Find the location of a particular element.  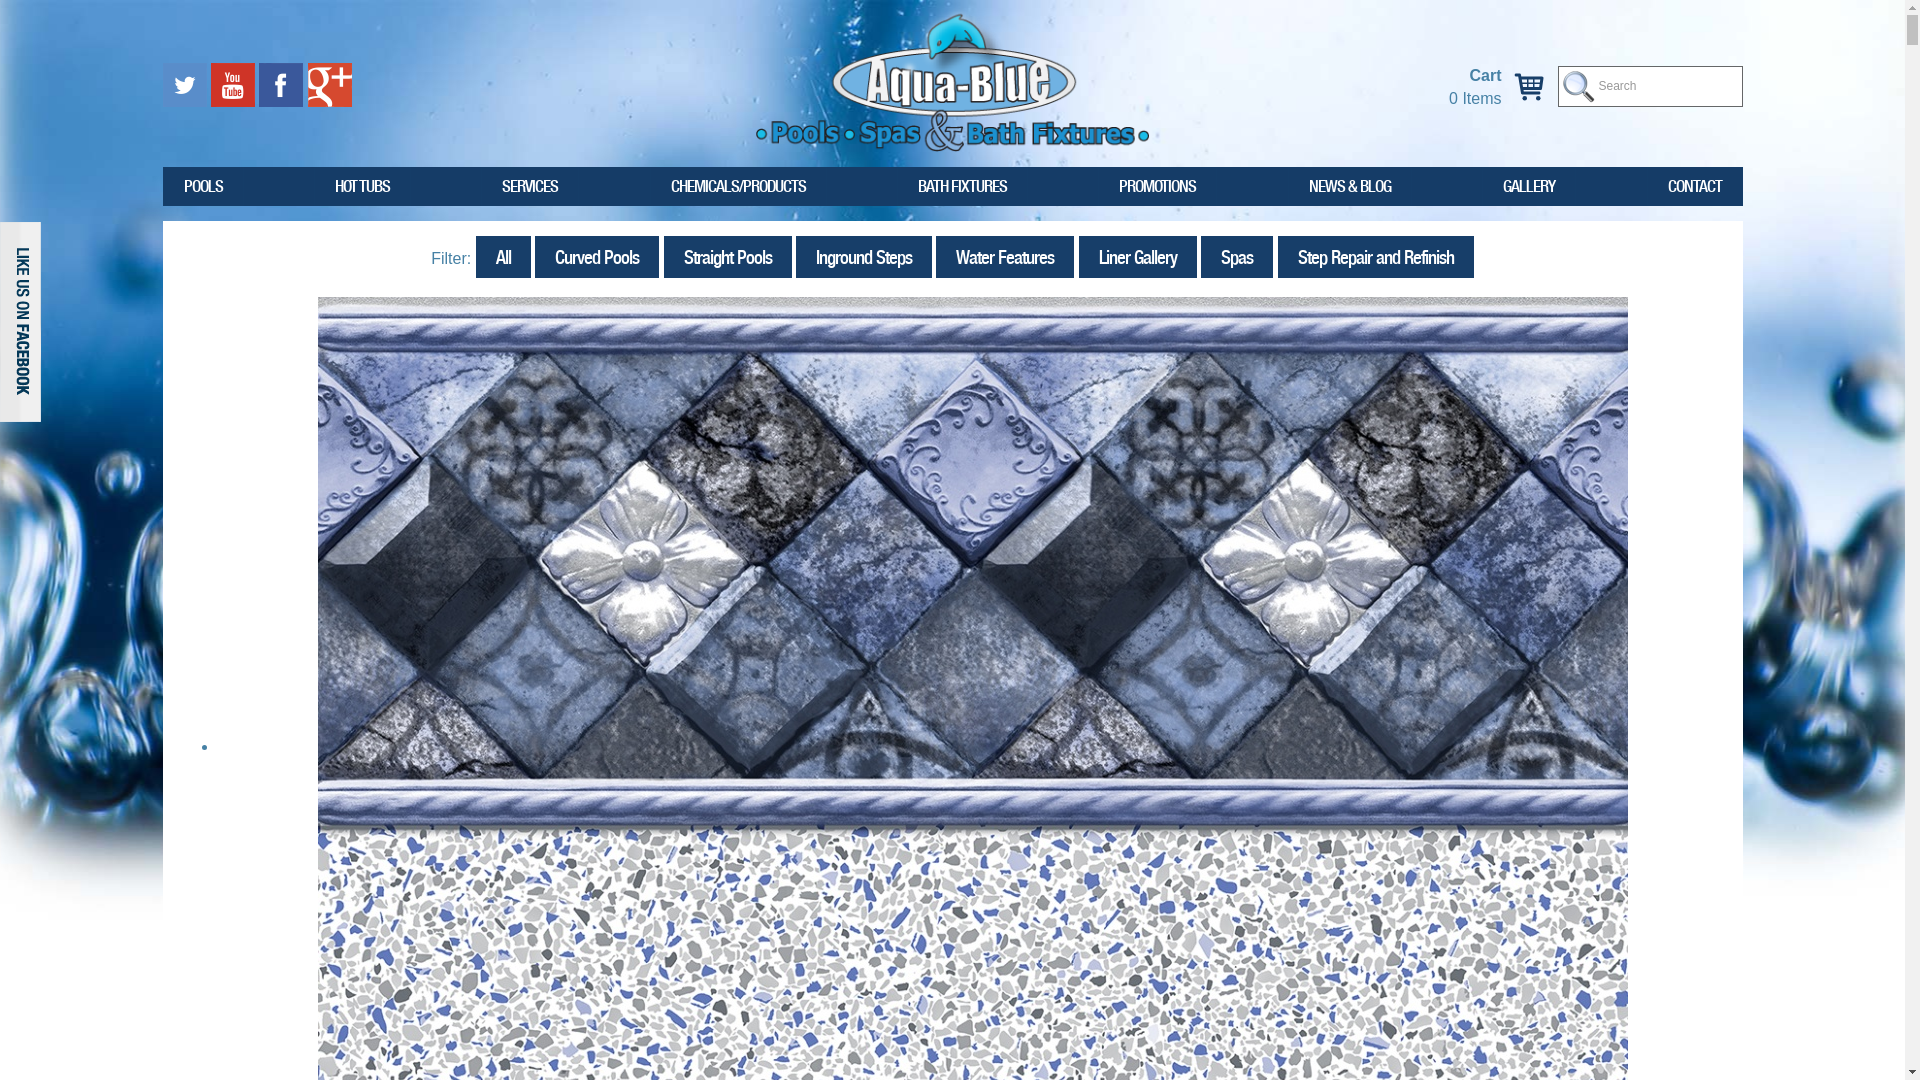

'Watch us on Youtube' is located at coordinates (235, 82).